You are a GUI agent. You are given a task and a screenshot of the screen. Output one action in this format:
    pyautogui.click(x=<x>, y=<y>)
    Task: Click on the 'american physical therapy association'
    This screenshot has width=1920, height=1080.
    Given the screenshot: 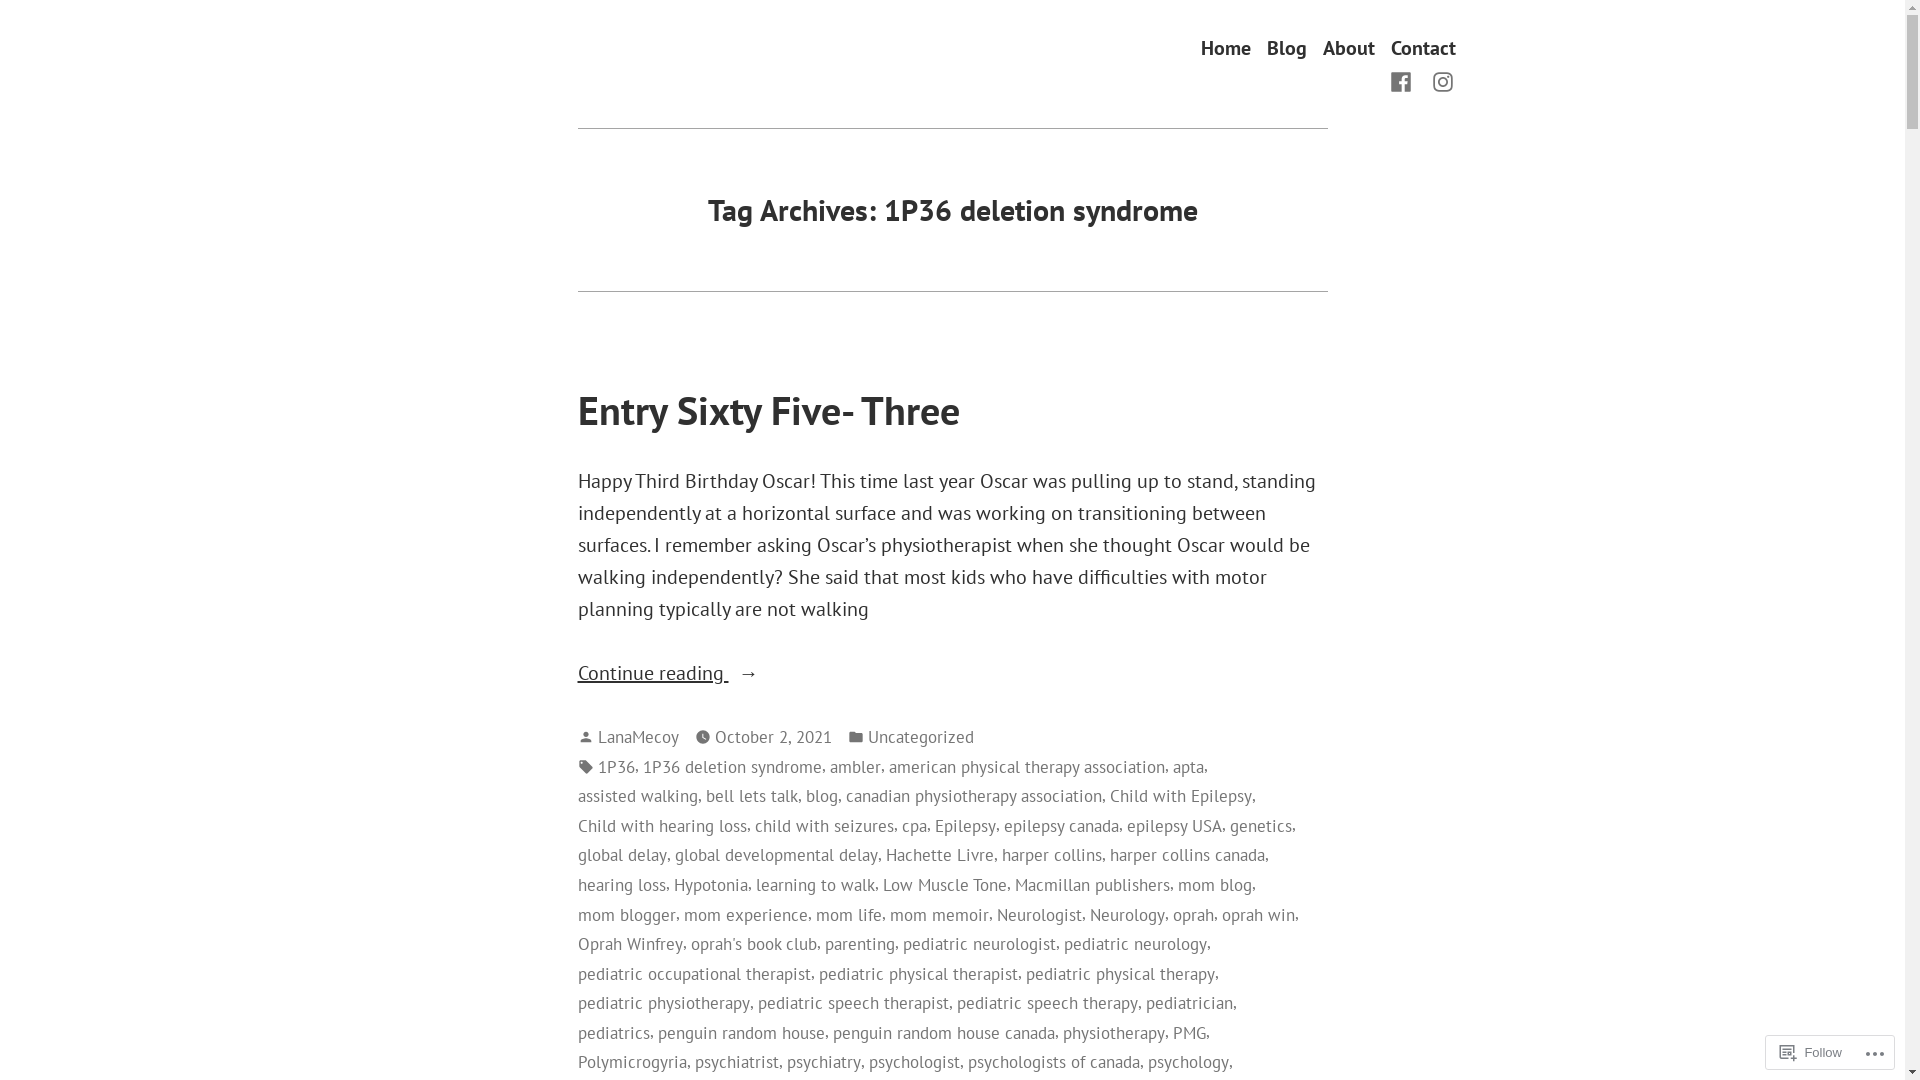 What is the action you would take?
    pyautogui.click(x=1026, y=766)
    